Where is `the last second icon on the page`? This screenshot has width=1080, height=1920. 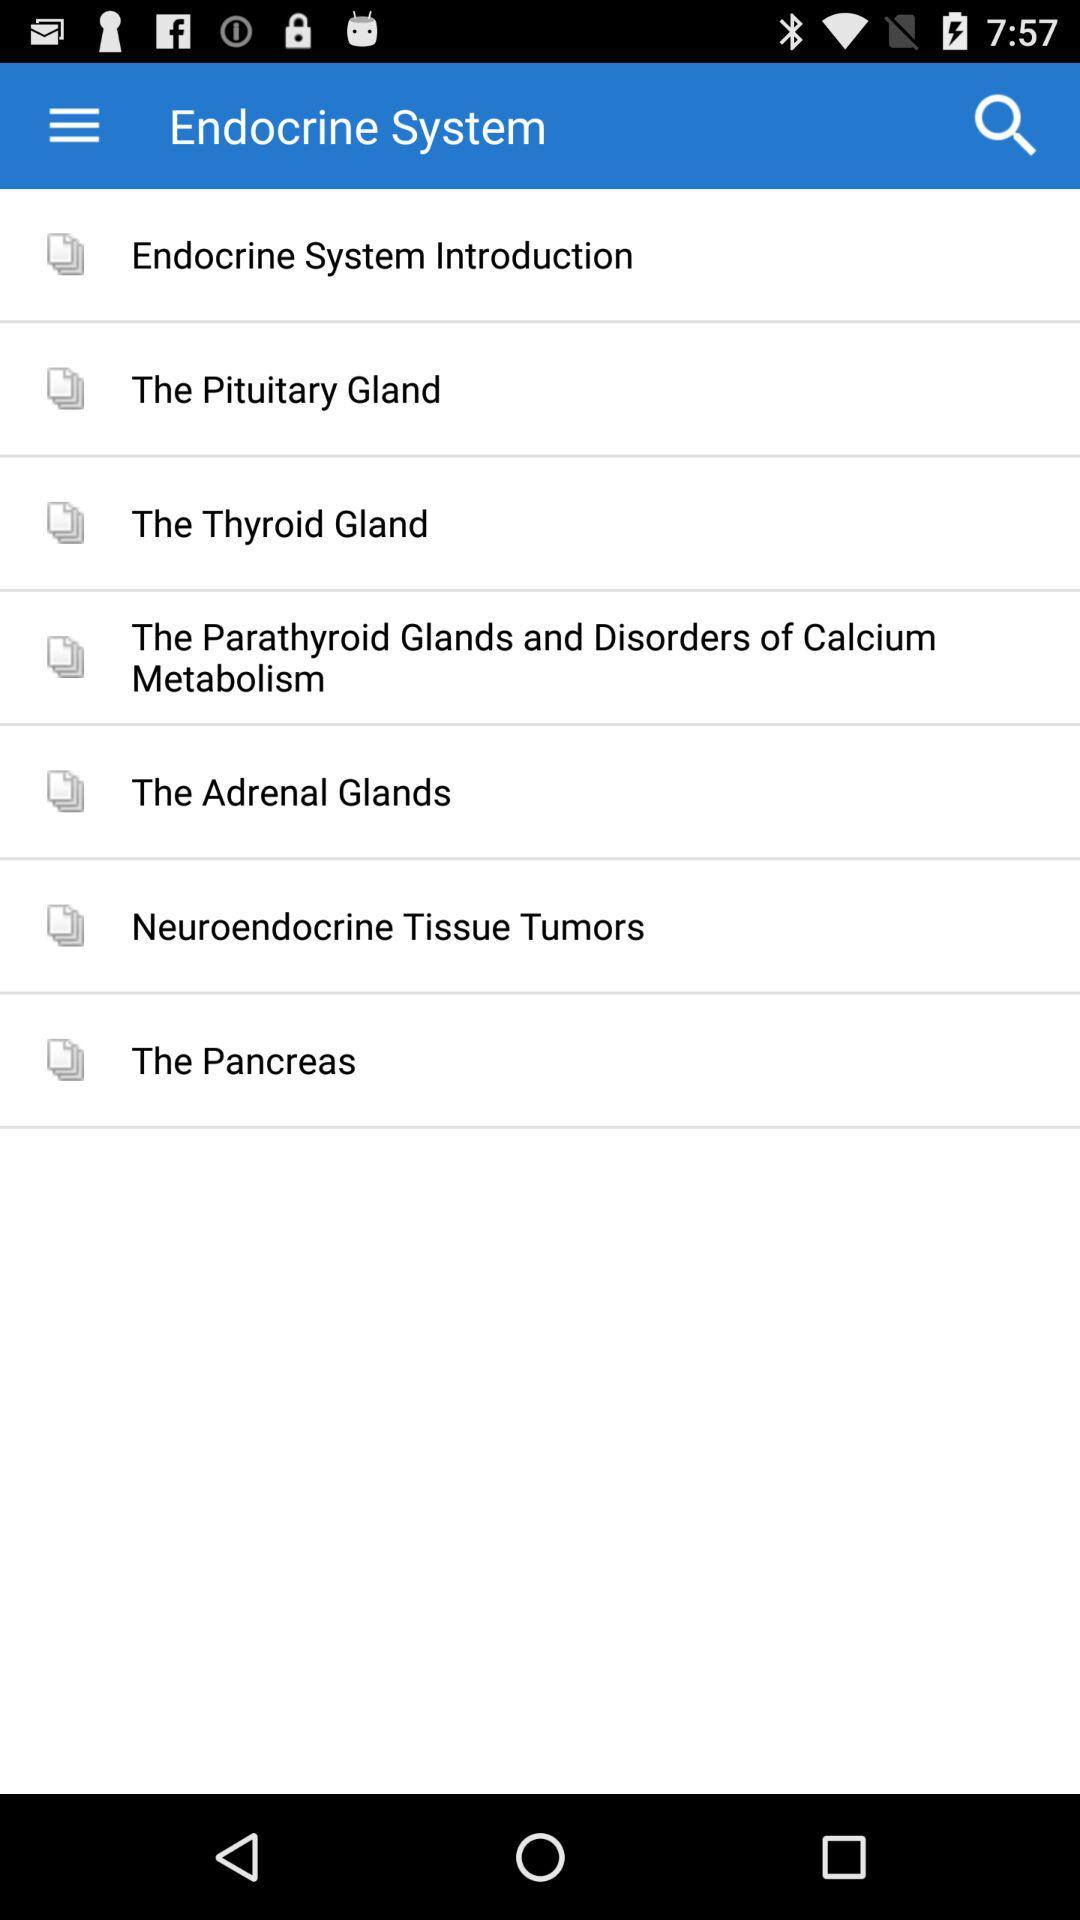 the last second icon on the page is located at coordinates (64, 924).